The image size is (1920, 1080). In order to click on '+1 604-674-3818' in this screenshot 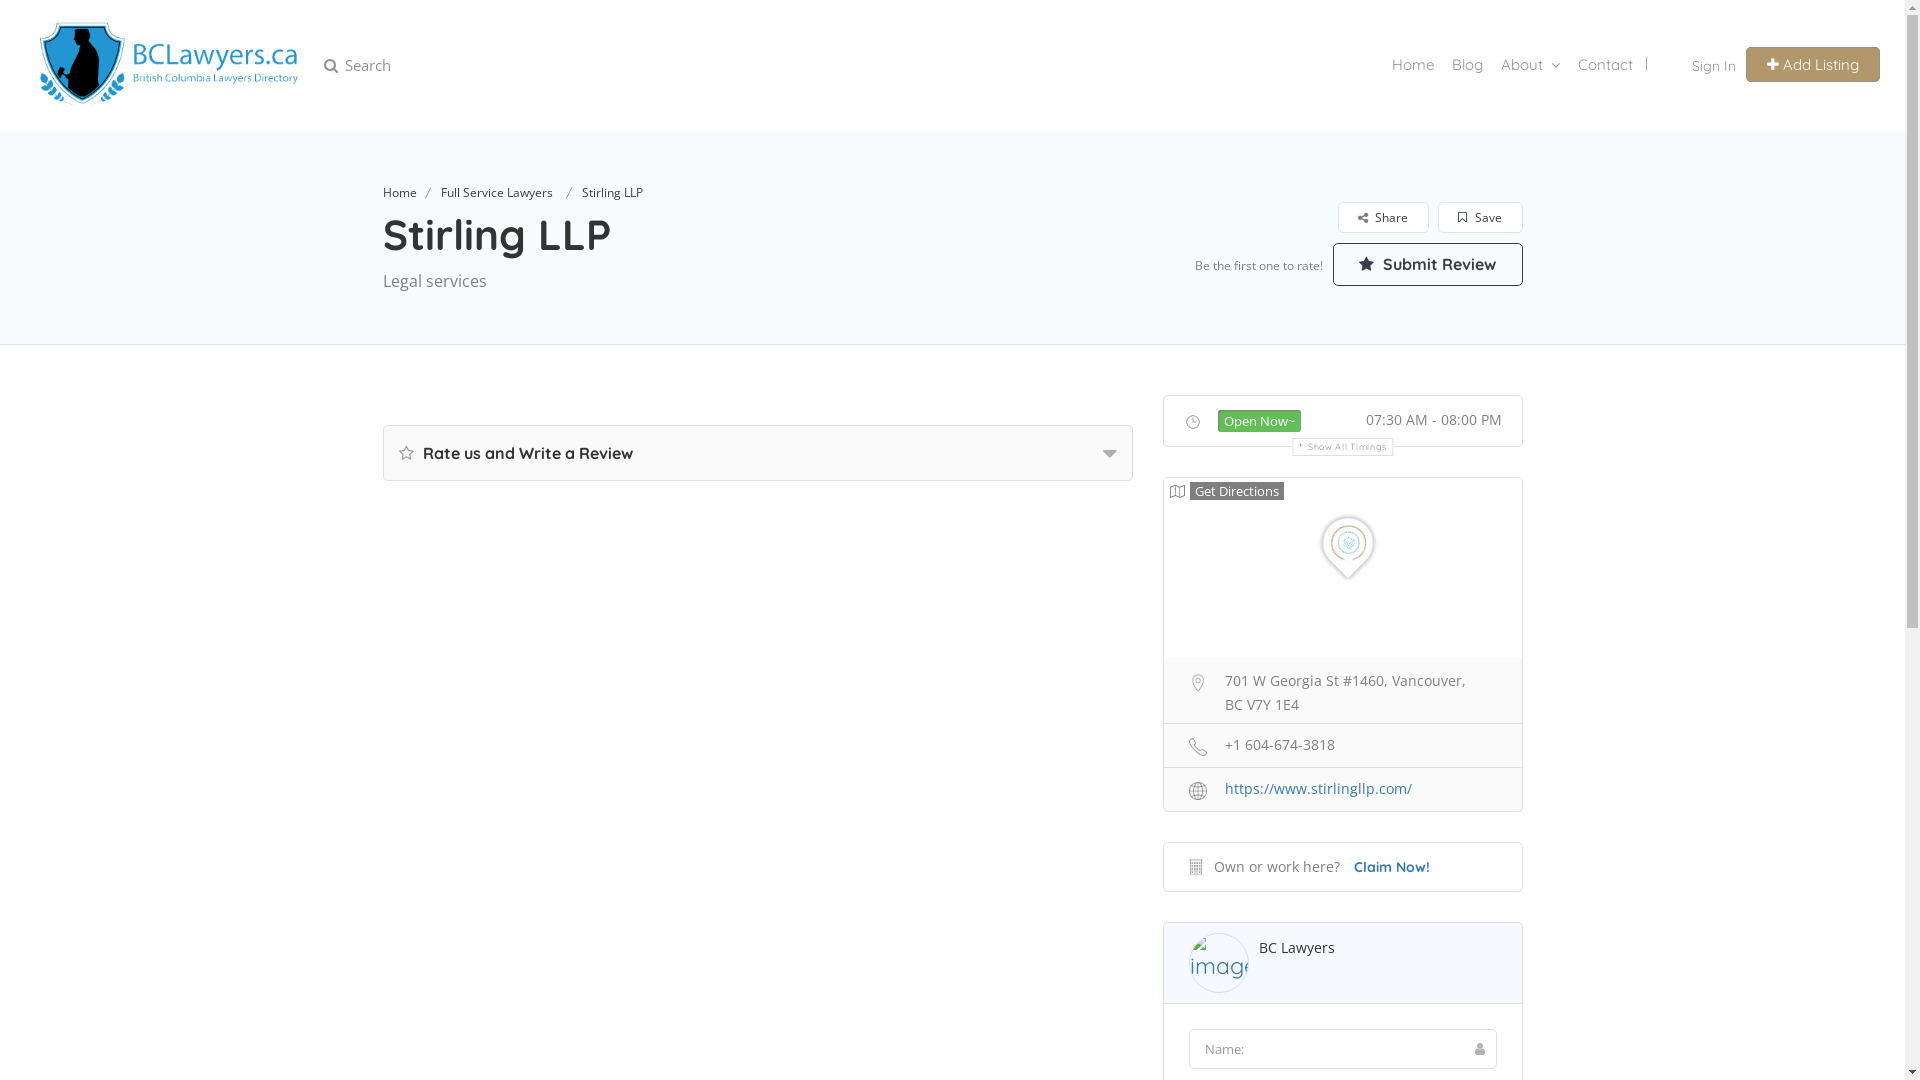, I will do `click(1343, 744)`.